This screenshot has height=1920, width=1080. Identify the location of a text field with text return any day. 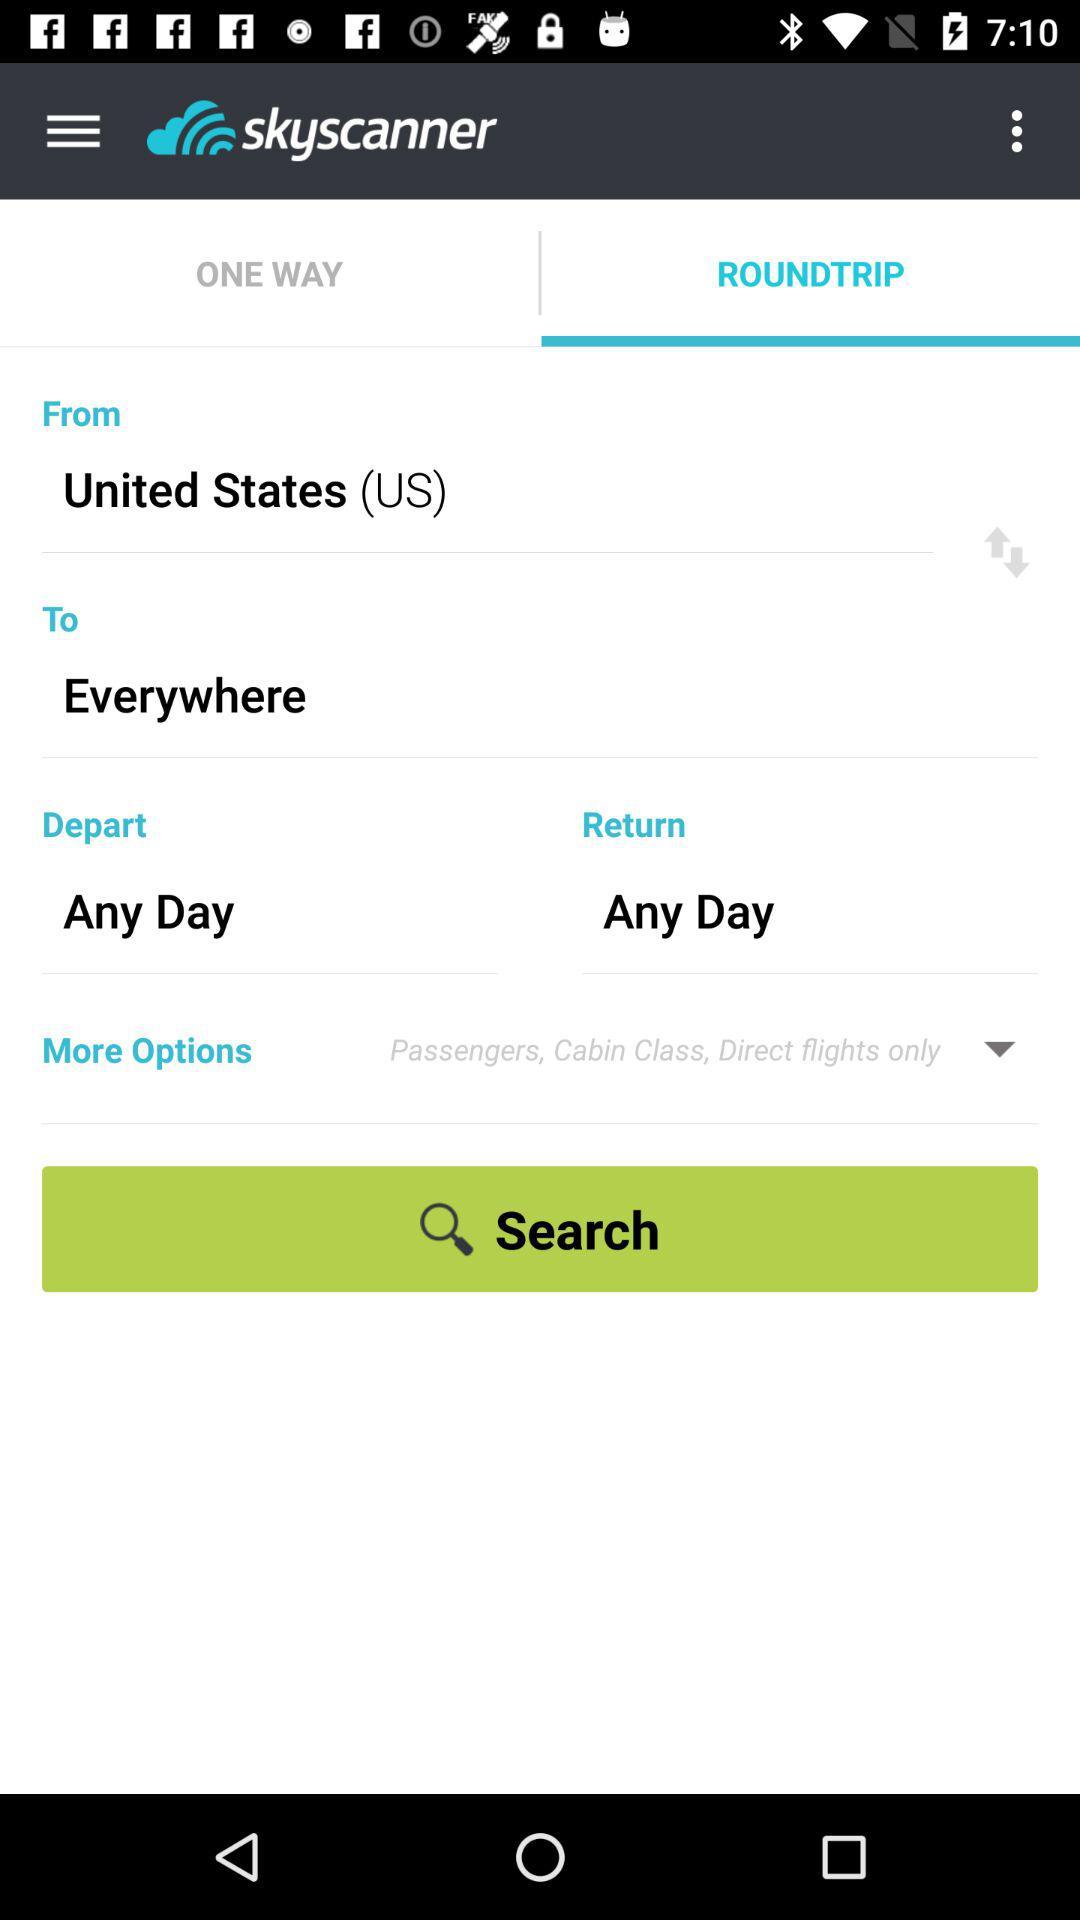
(810, 865).